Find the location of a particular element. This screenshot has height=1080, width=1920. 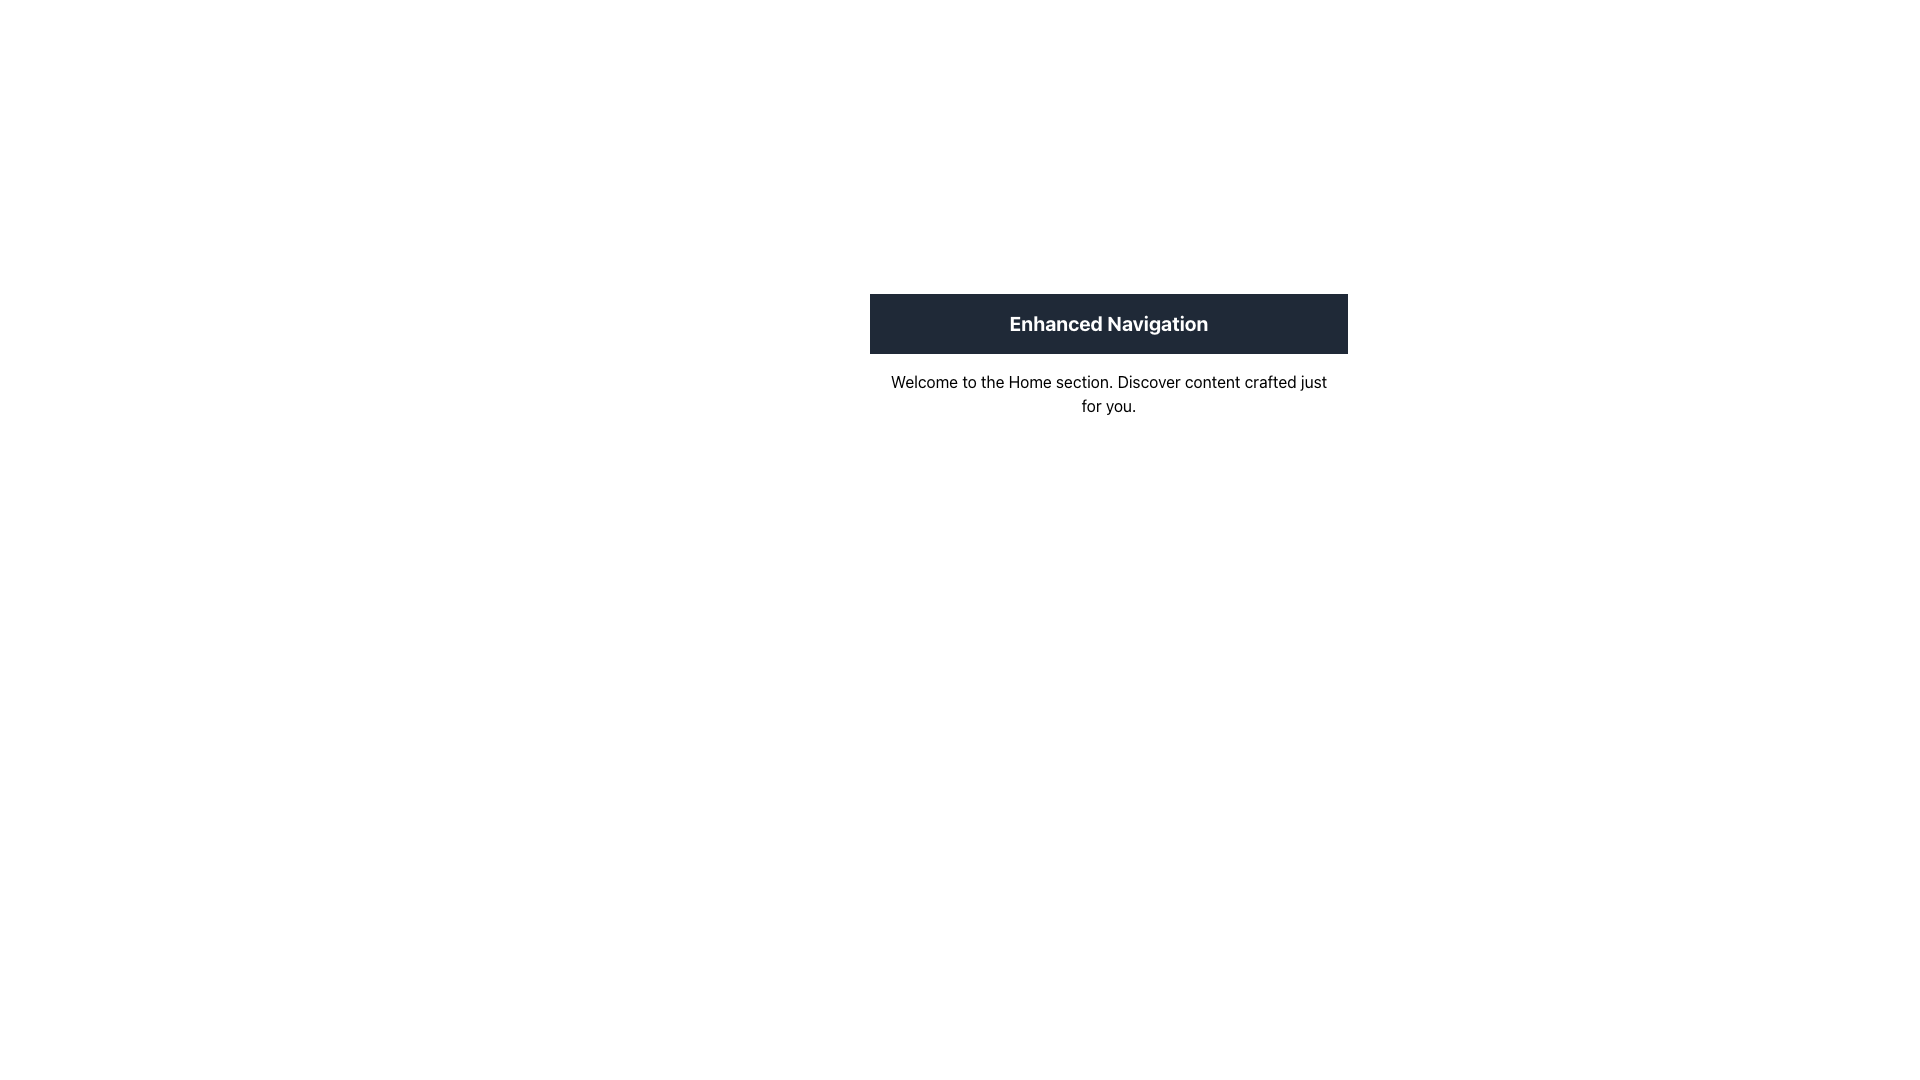

the Textual Information Block containing the header 'Enhanced Navigation' and the body text 'Welcome to the Home section.' is located at coordinates (1107, 363).